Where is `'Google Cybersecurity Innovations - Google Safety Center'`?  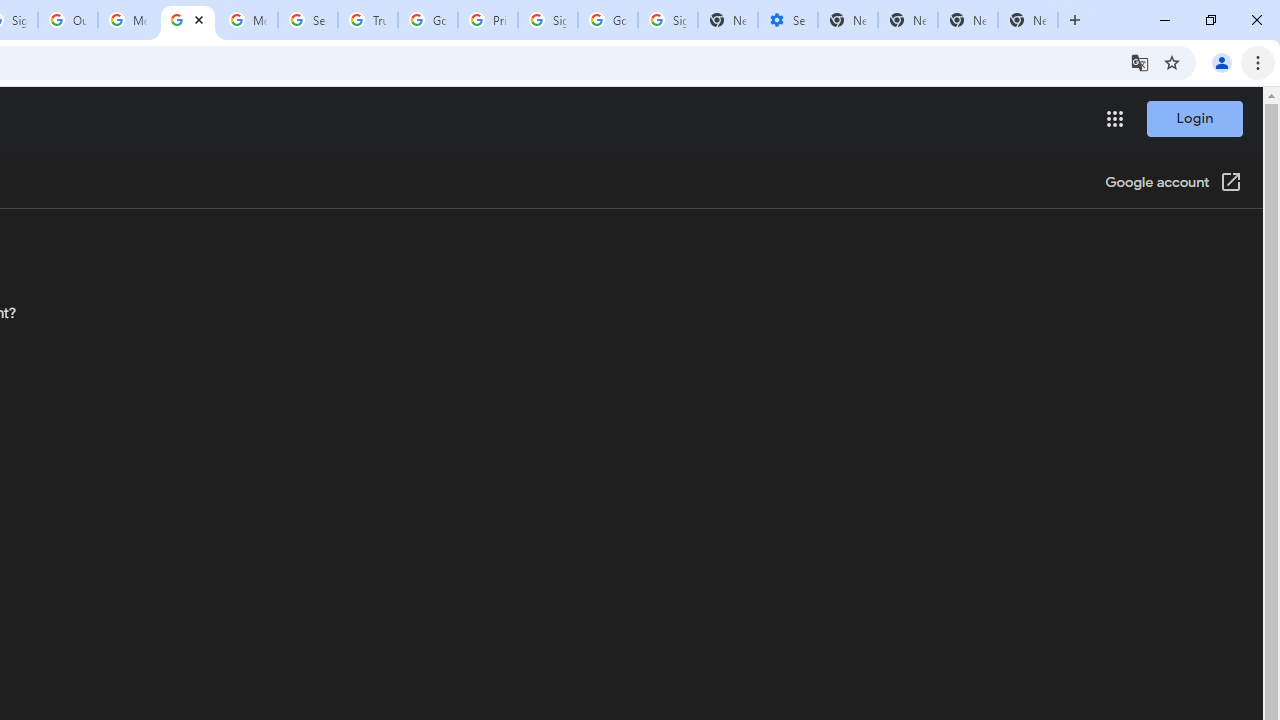
'Google Cybersecurity Innovations - Google Safety Center' is located at coordinates (607, 20).